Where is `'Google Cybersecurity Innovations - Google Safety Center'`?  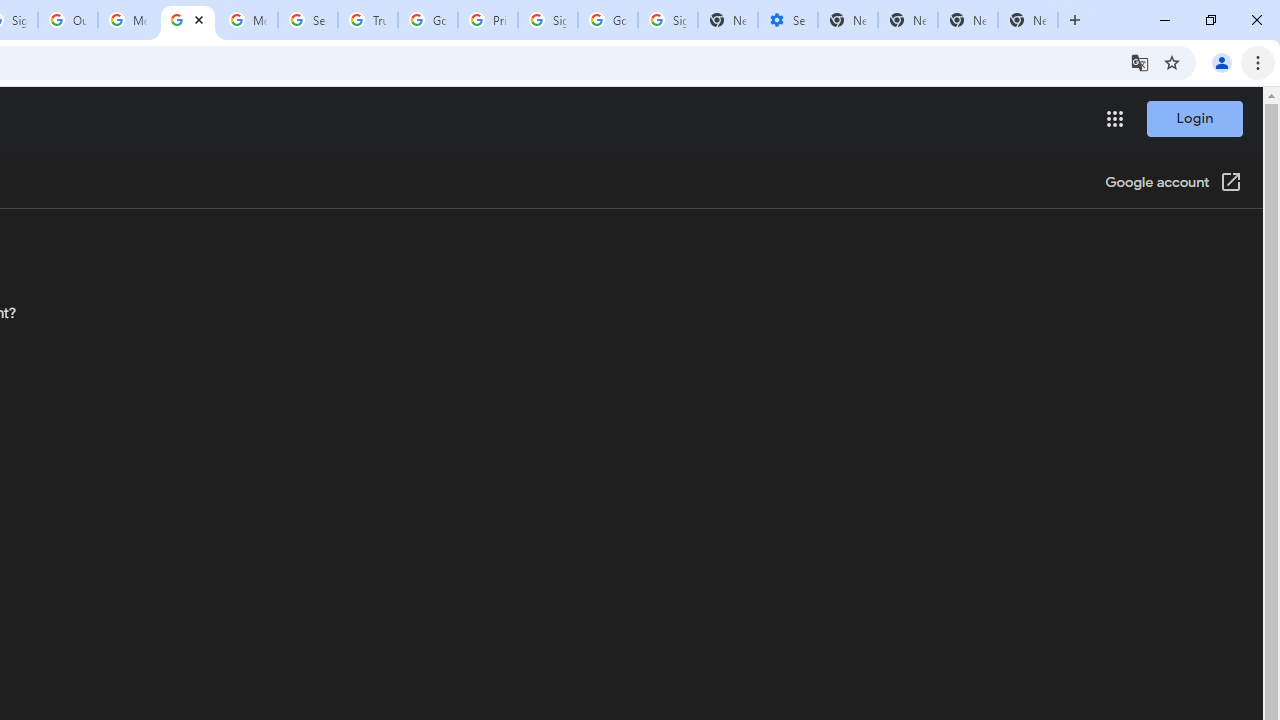
'Google Cybersecurity Innovations - Google Safety Center' is located at coordinates (607, 20).